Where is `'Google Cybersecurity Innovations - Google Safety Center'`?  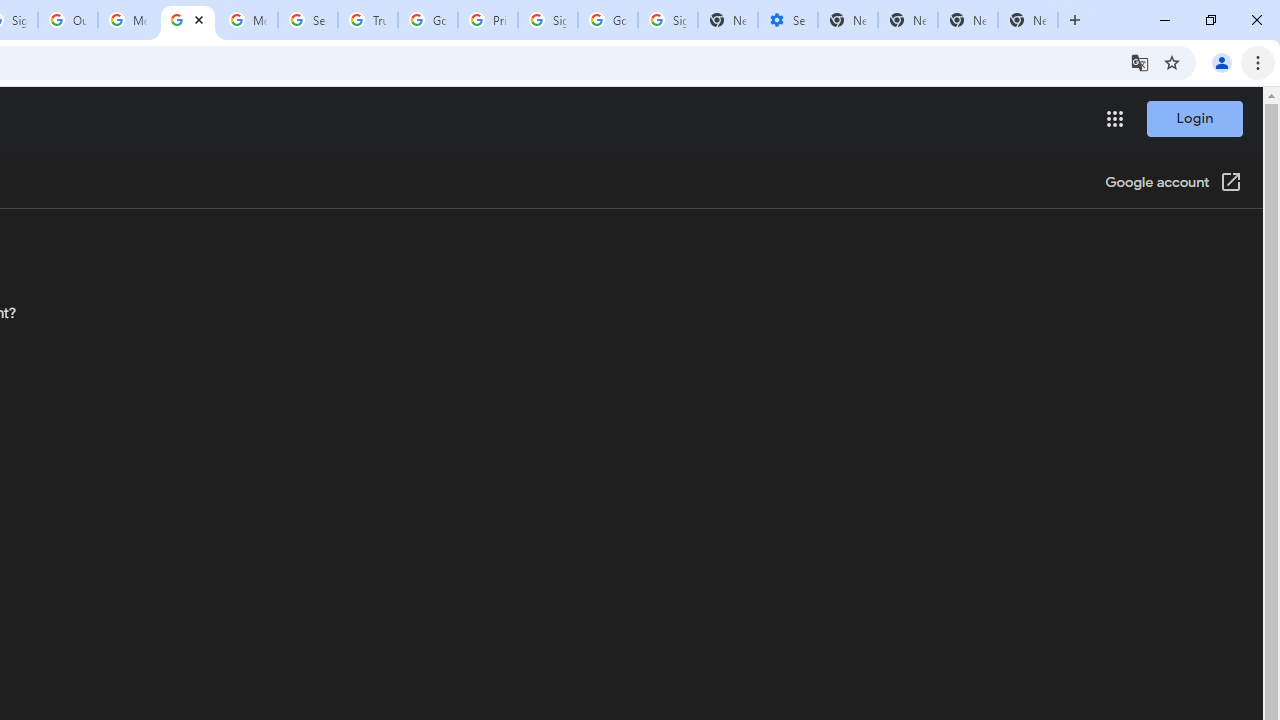
'Google Cybersecurity Innovations - Google Safety Center' is located at coordinates (607, 20).